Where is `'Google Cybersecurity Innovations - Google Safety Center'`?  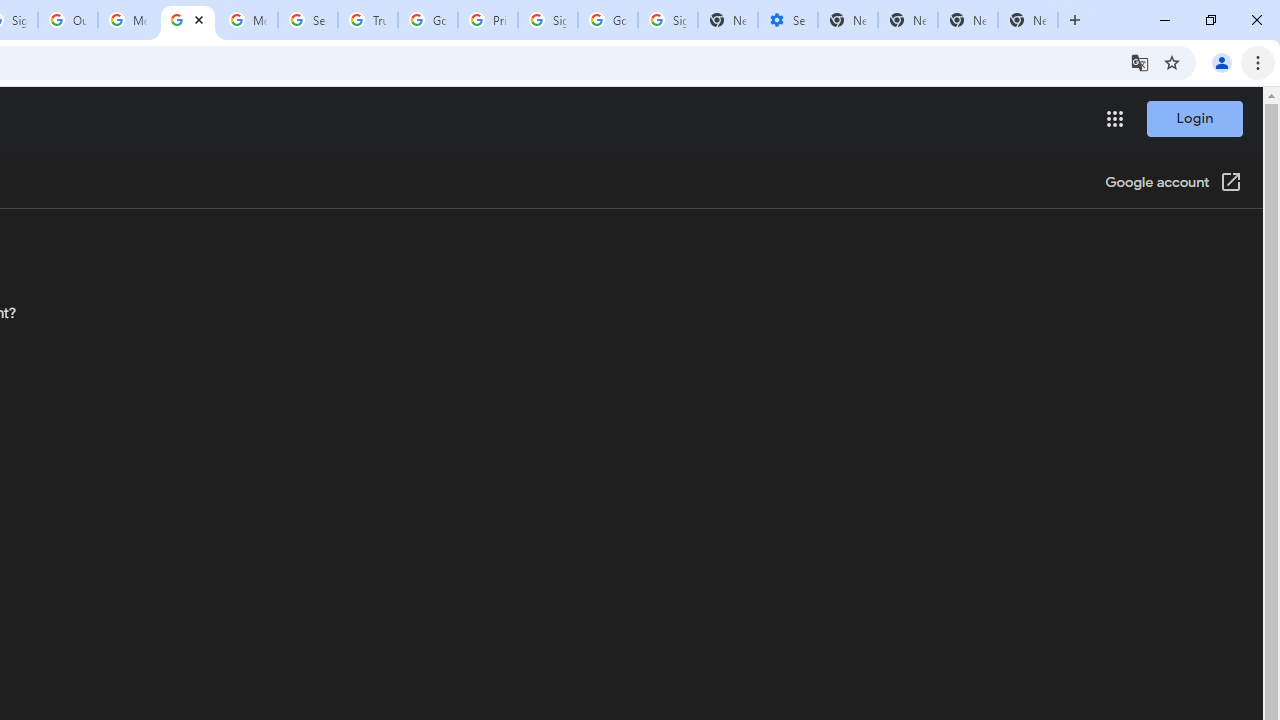
'Google Cybersecurity Innovations - Google Safety Center' is located at coordinates (607, 20).